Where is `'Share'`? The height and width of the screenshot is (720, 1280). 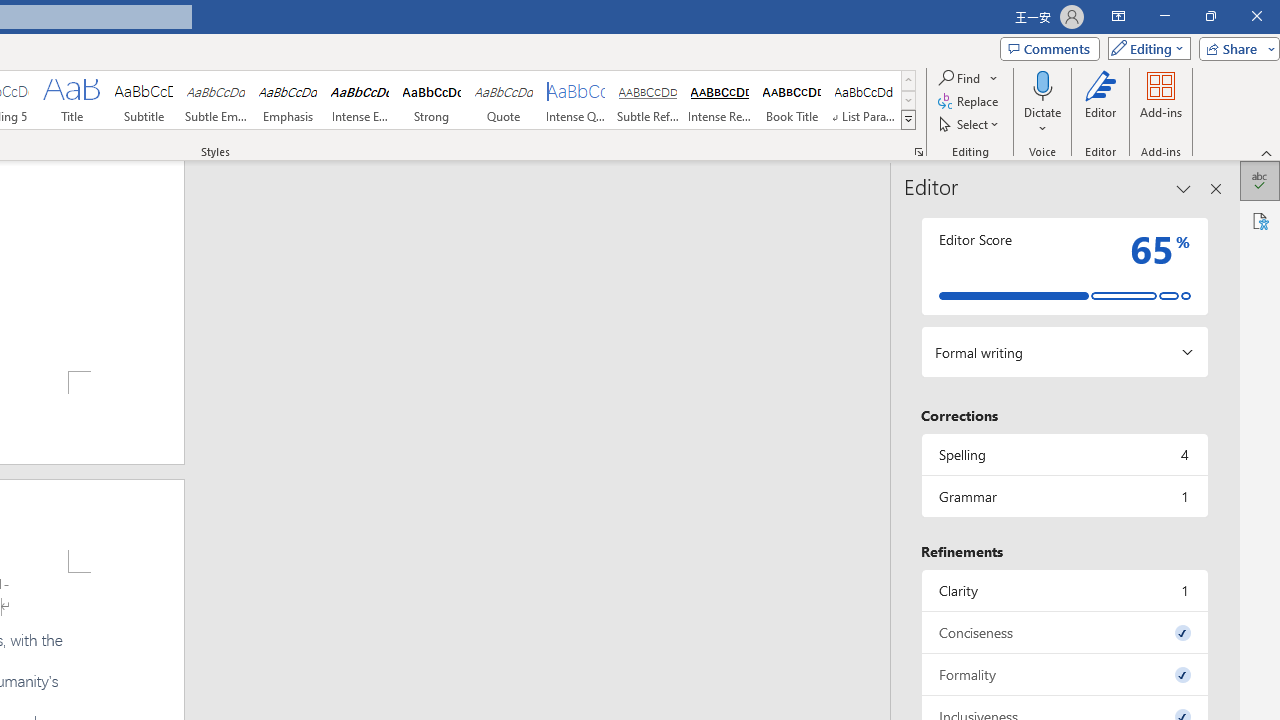 'Share' is located at coordinates (1234, 47).